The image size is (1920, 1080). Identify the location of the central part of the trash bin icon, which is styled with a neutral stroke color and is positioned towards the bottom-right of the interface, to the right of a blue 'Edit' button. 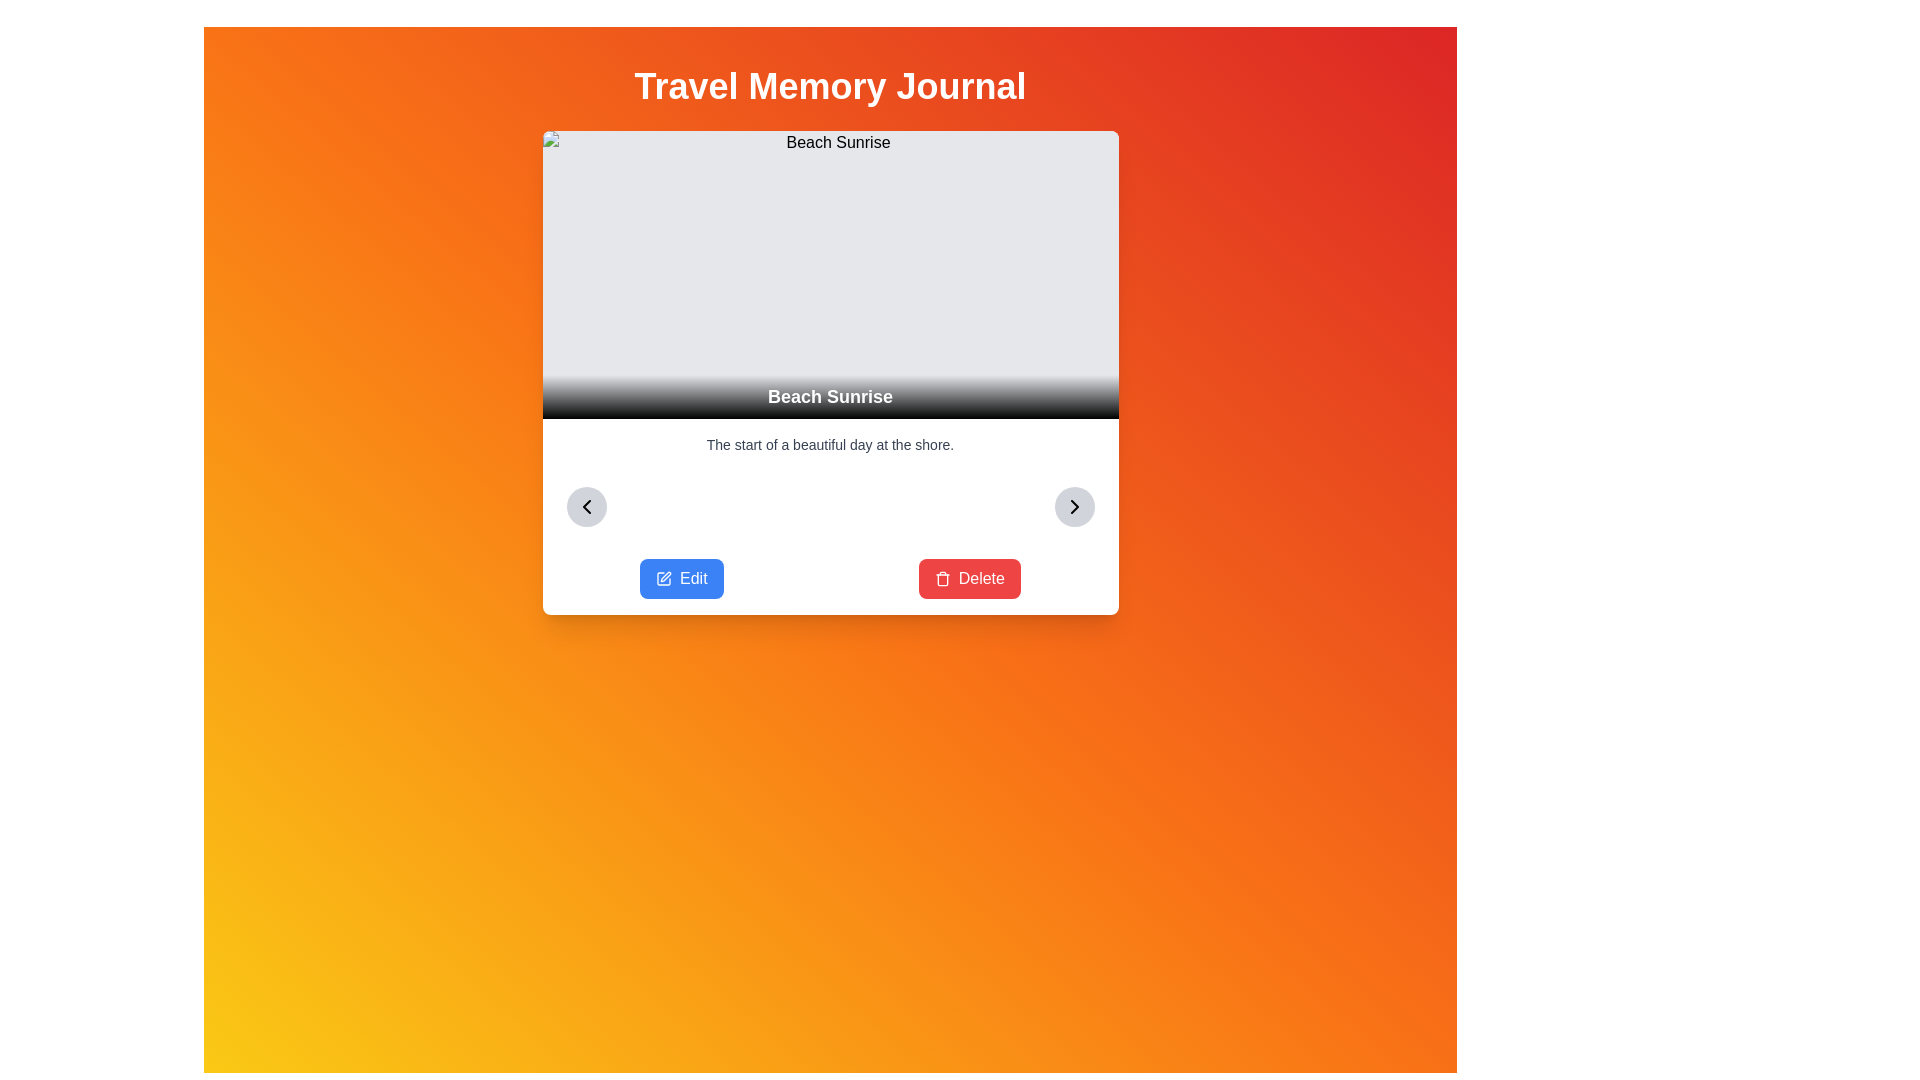
(941, 580).